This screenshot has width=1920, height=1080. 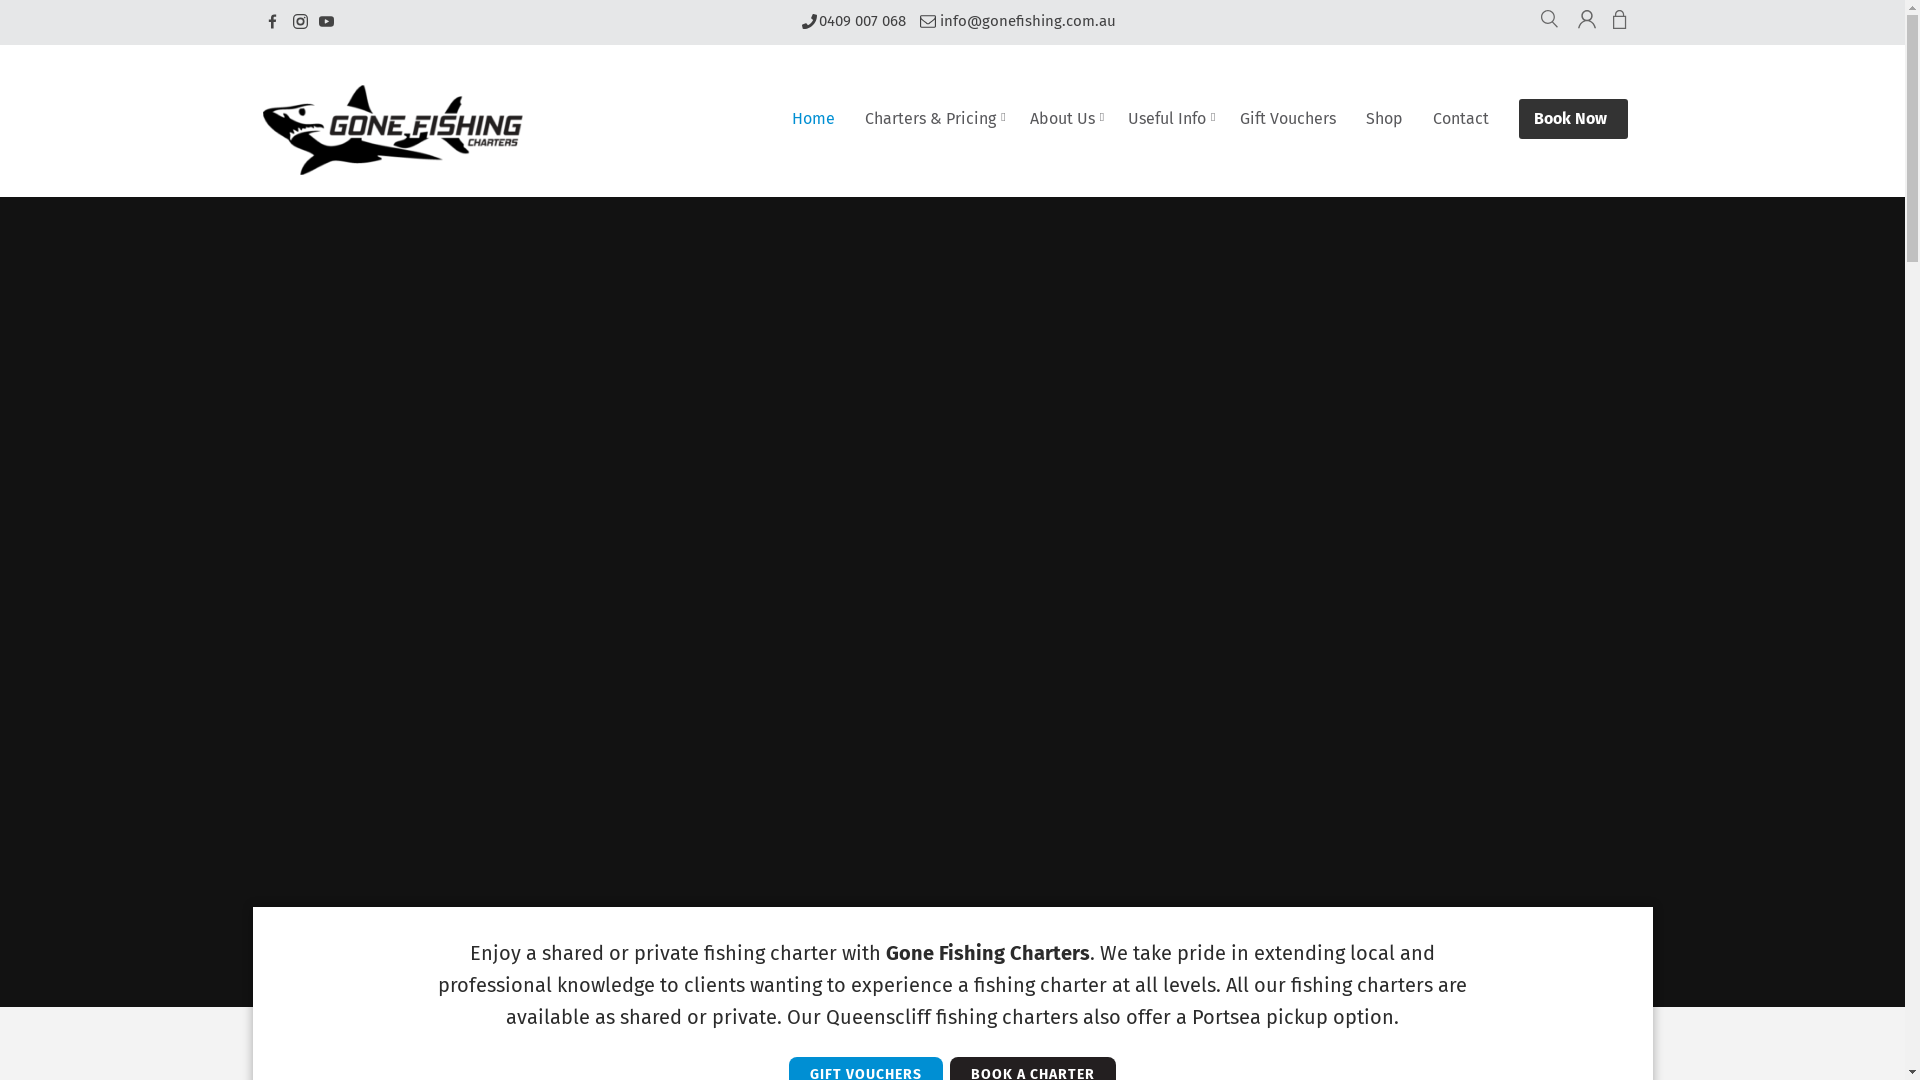 I want to click on 'info@gonefishing.com.au', so click(x=1017, y=23).